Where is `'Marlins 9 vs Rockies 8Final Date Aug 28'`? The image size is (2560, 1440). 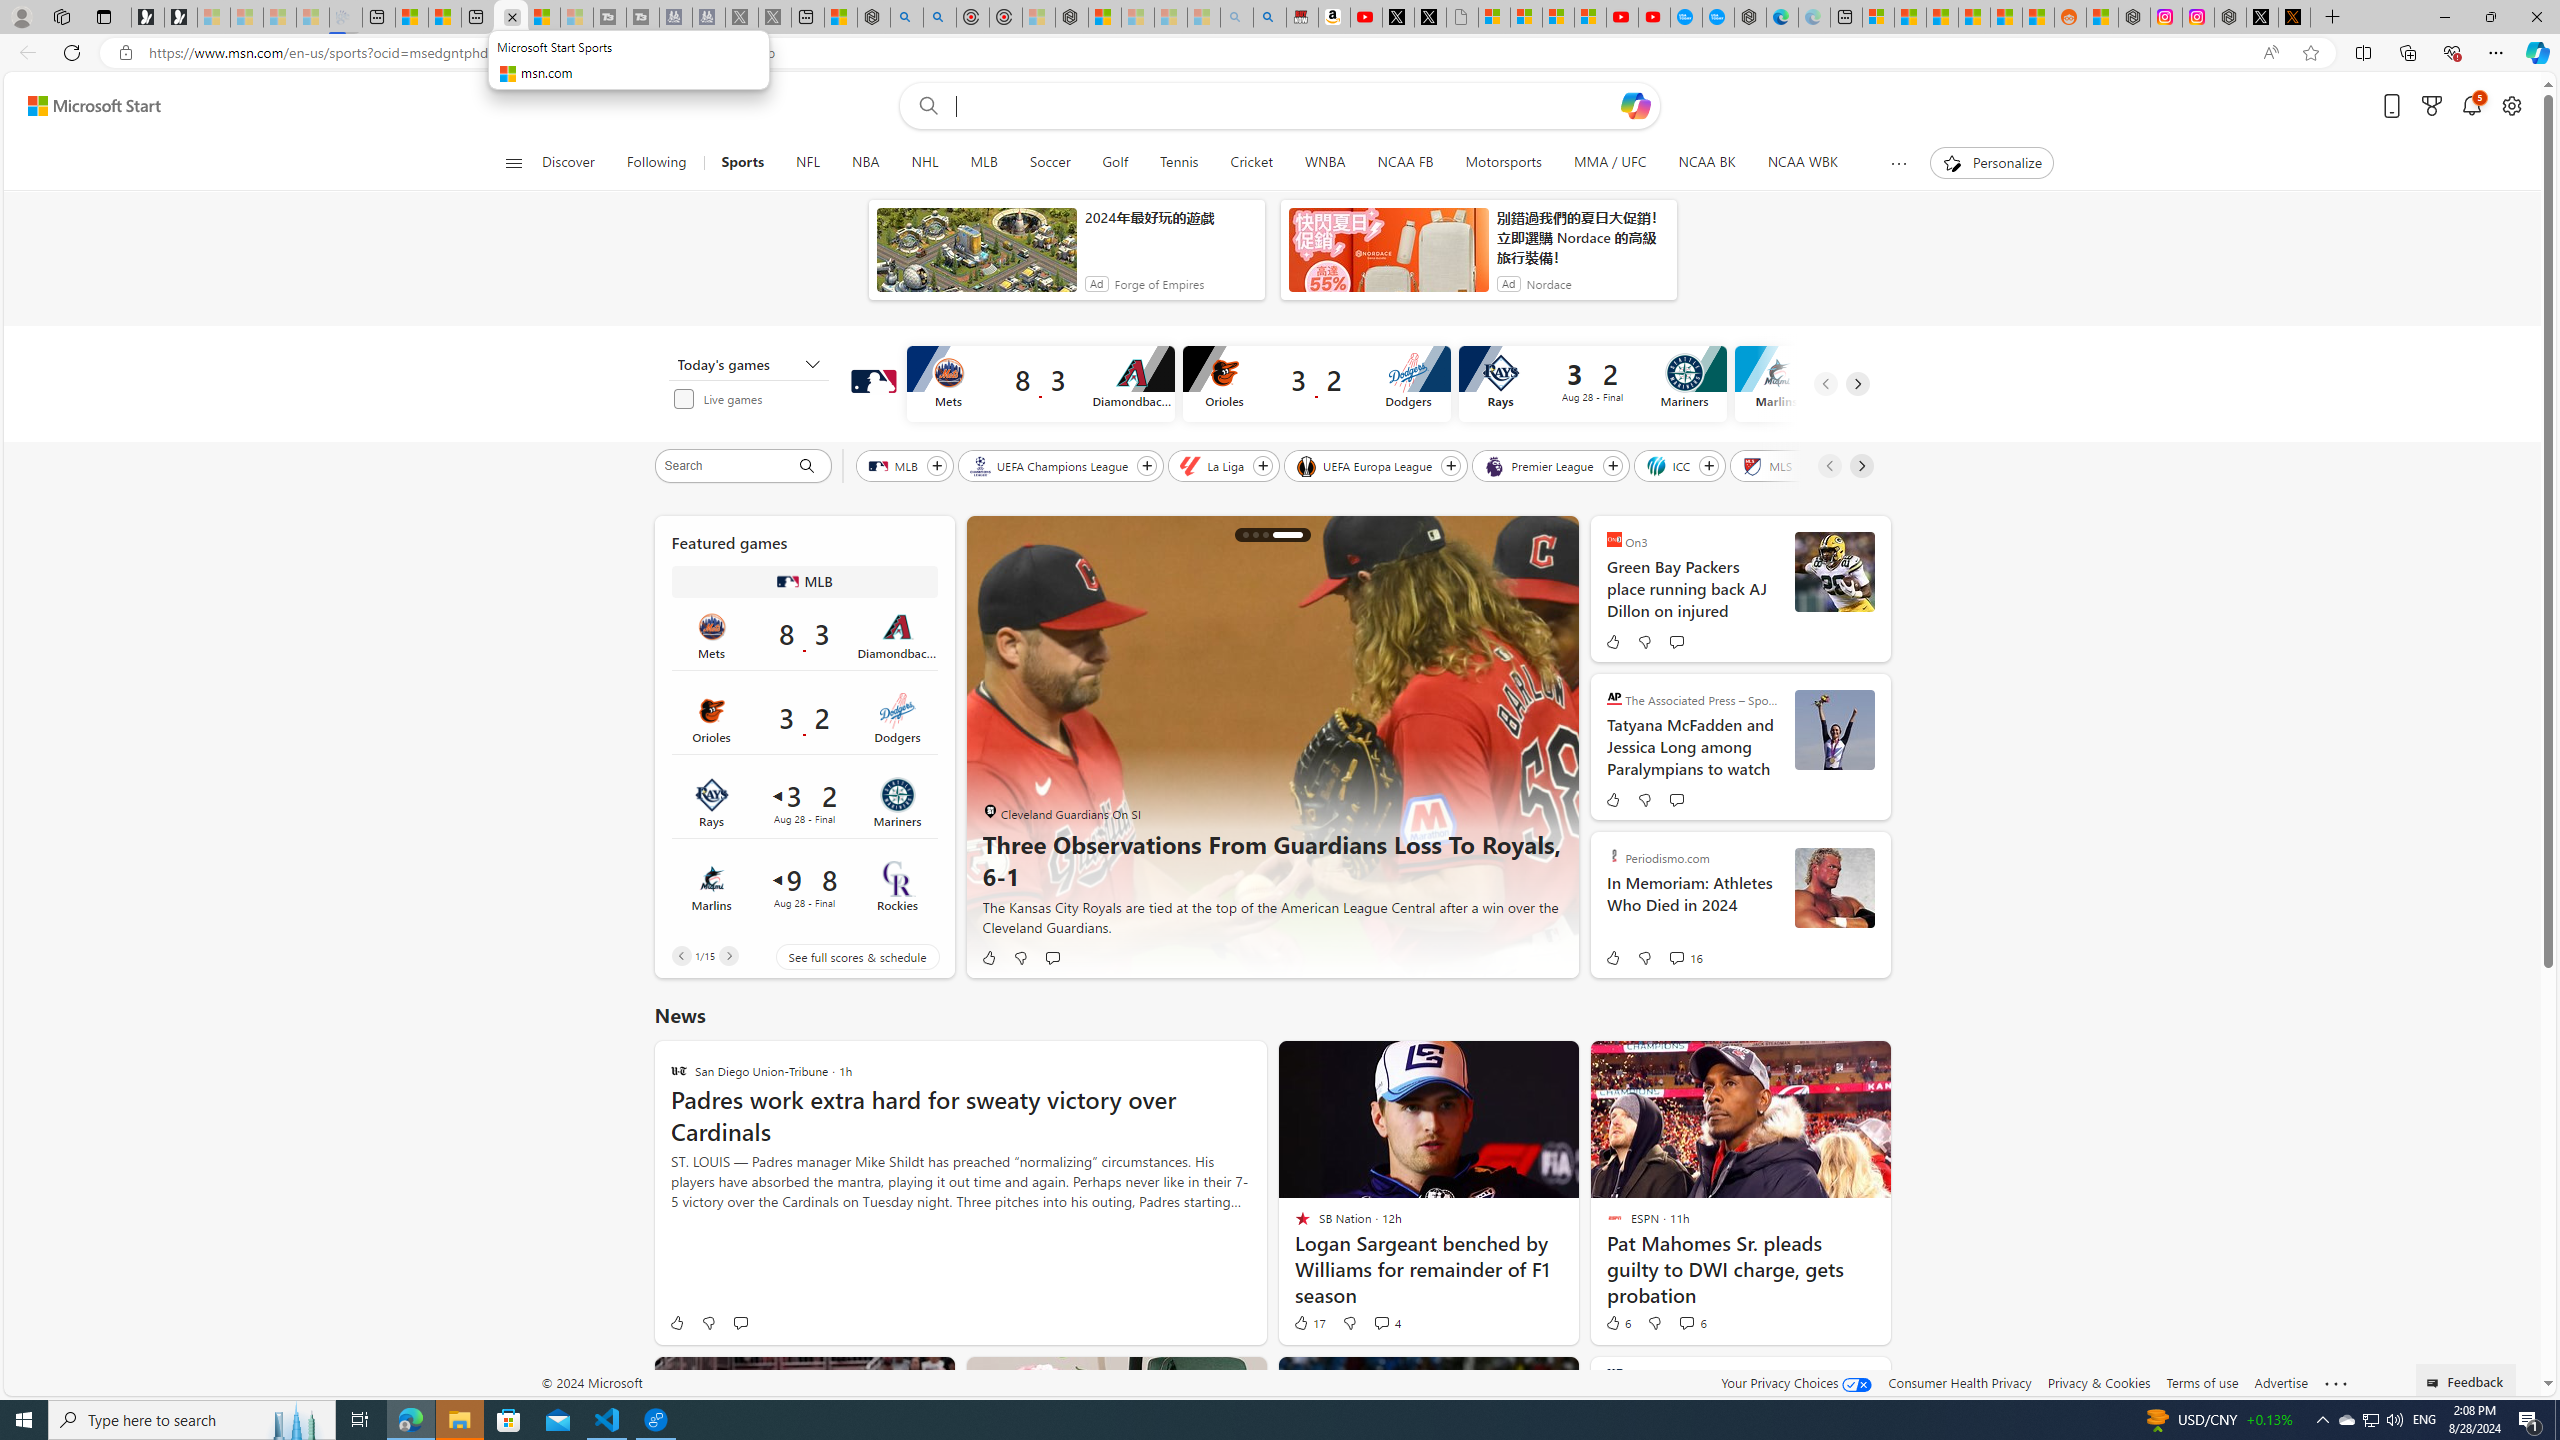 'Marlins 9 vs Rockies 8Final Date Aug 28' is located at coordinates (803, 886).